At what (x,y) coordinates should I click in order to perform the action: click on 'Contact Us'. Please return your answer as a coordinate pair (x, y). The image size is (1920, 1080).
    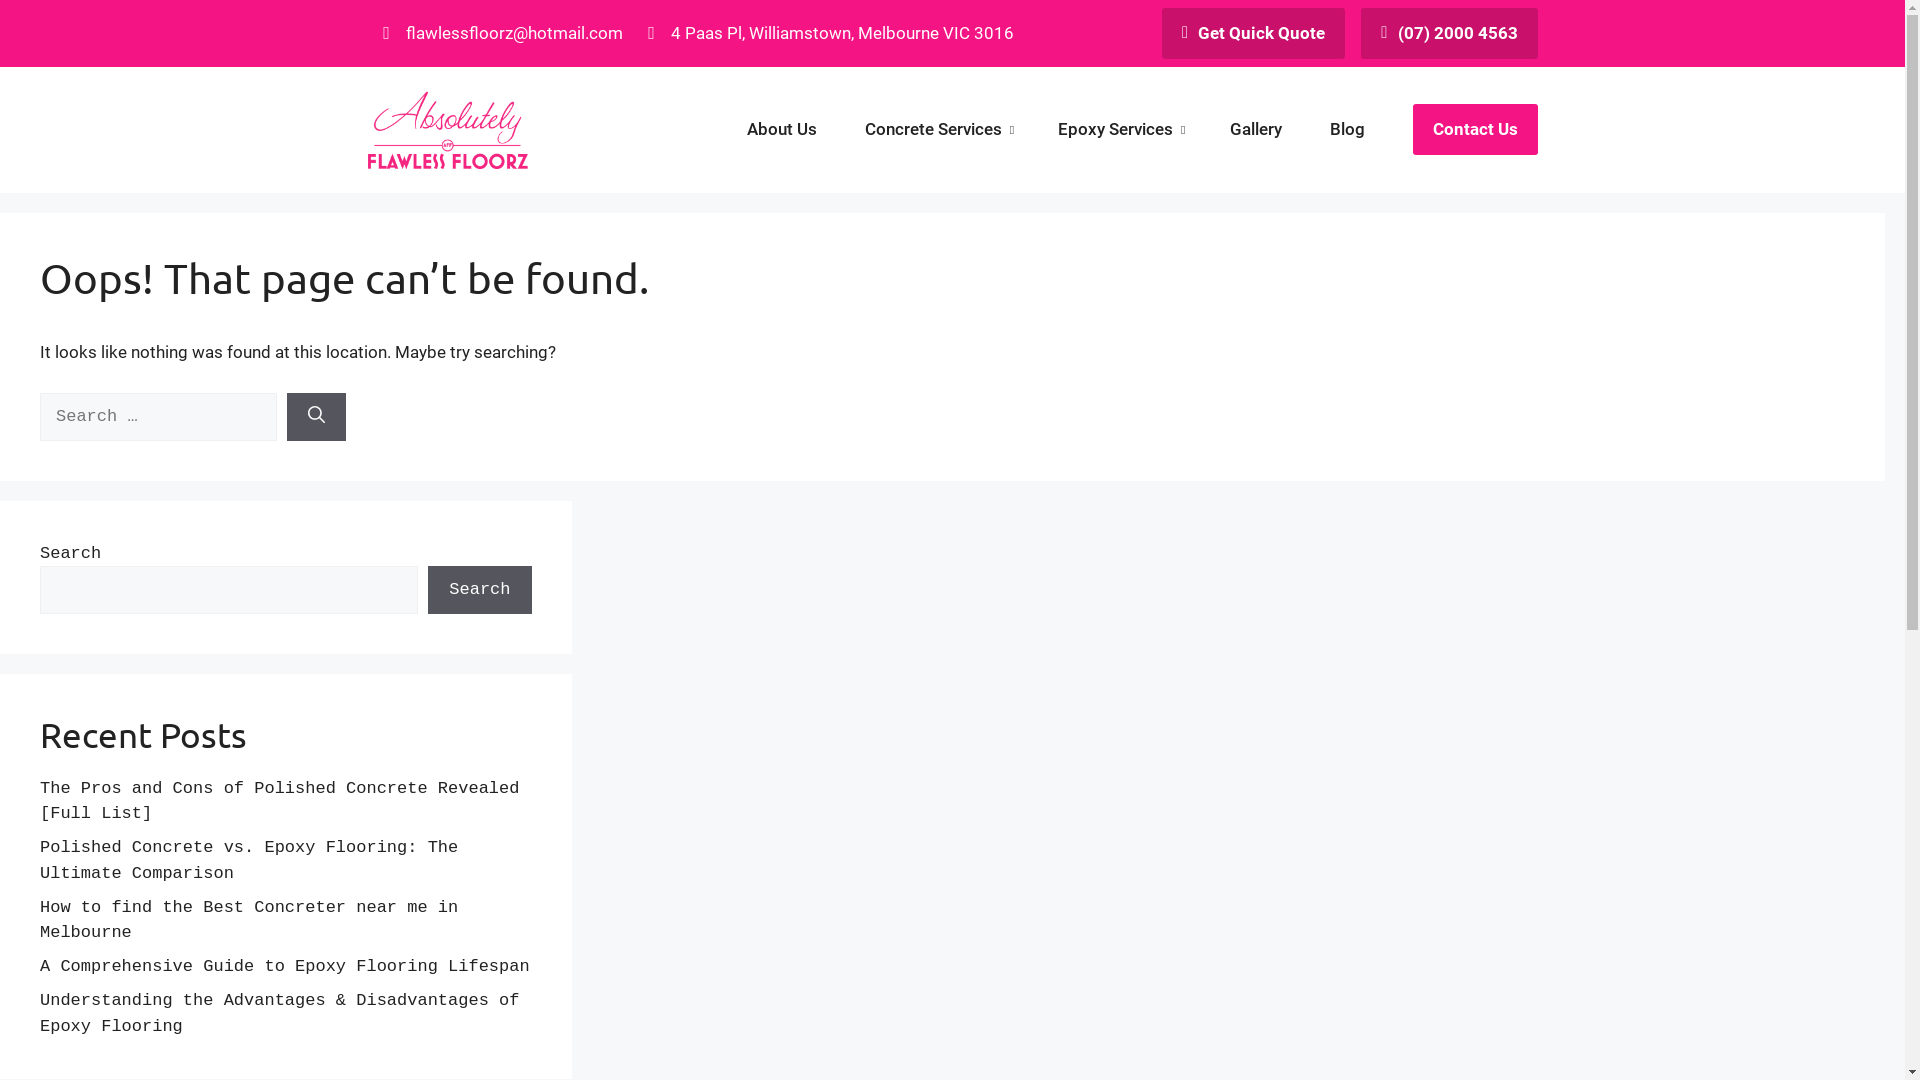
    Looking at the image, I should click on (1474, 128).